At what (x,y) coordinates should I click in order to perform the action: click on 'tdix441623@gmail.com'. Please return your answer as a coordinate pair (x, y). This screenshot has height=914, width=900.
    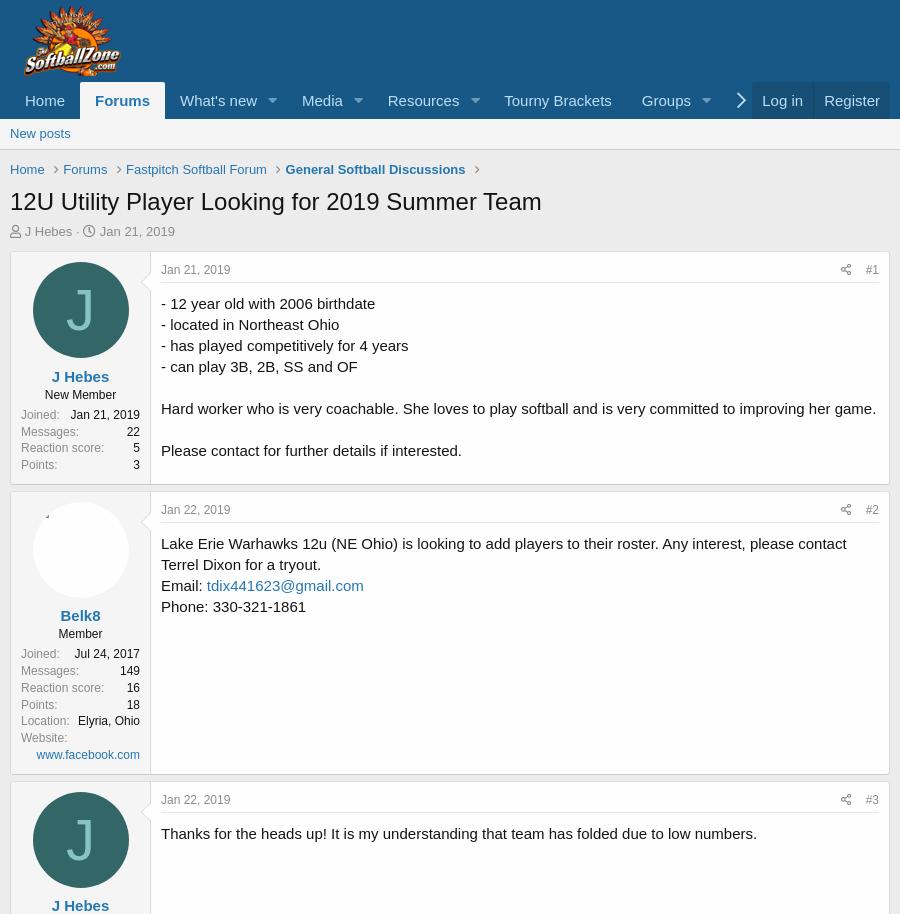
    Looking at the image, I should click on (206, 584).